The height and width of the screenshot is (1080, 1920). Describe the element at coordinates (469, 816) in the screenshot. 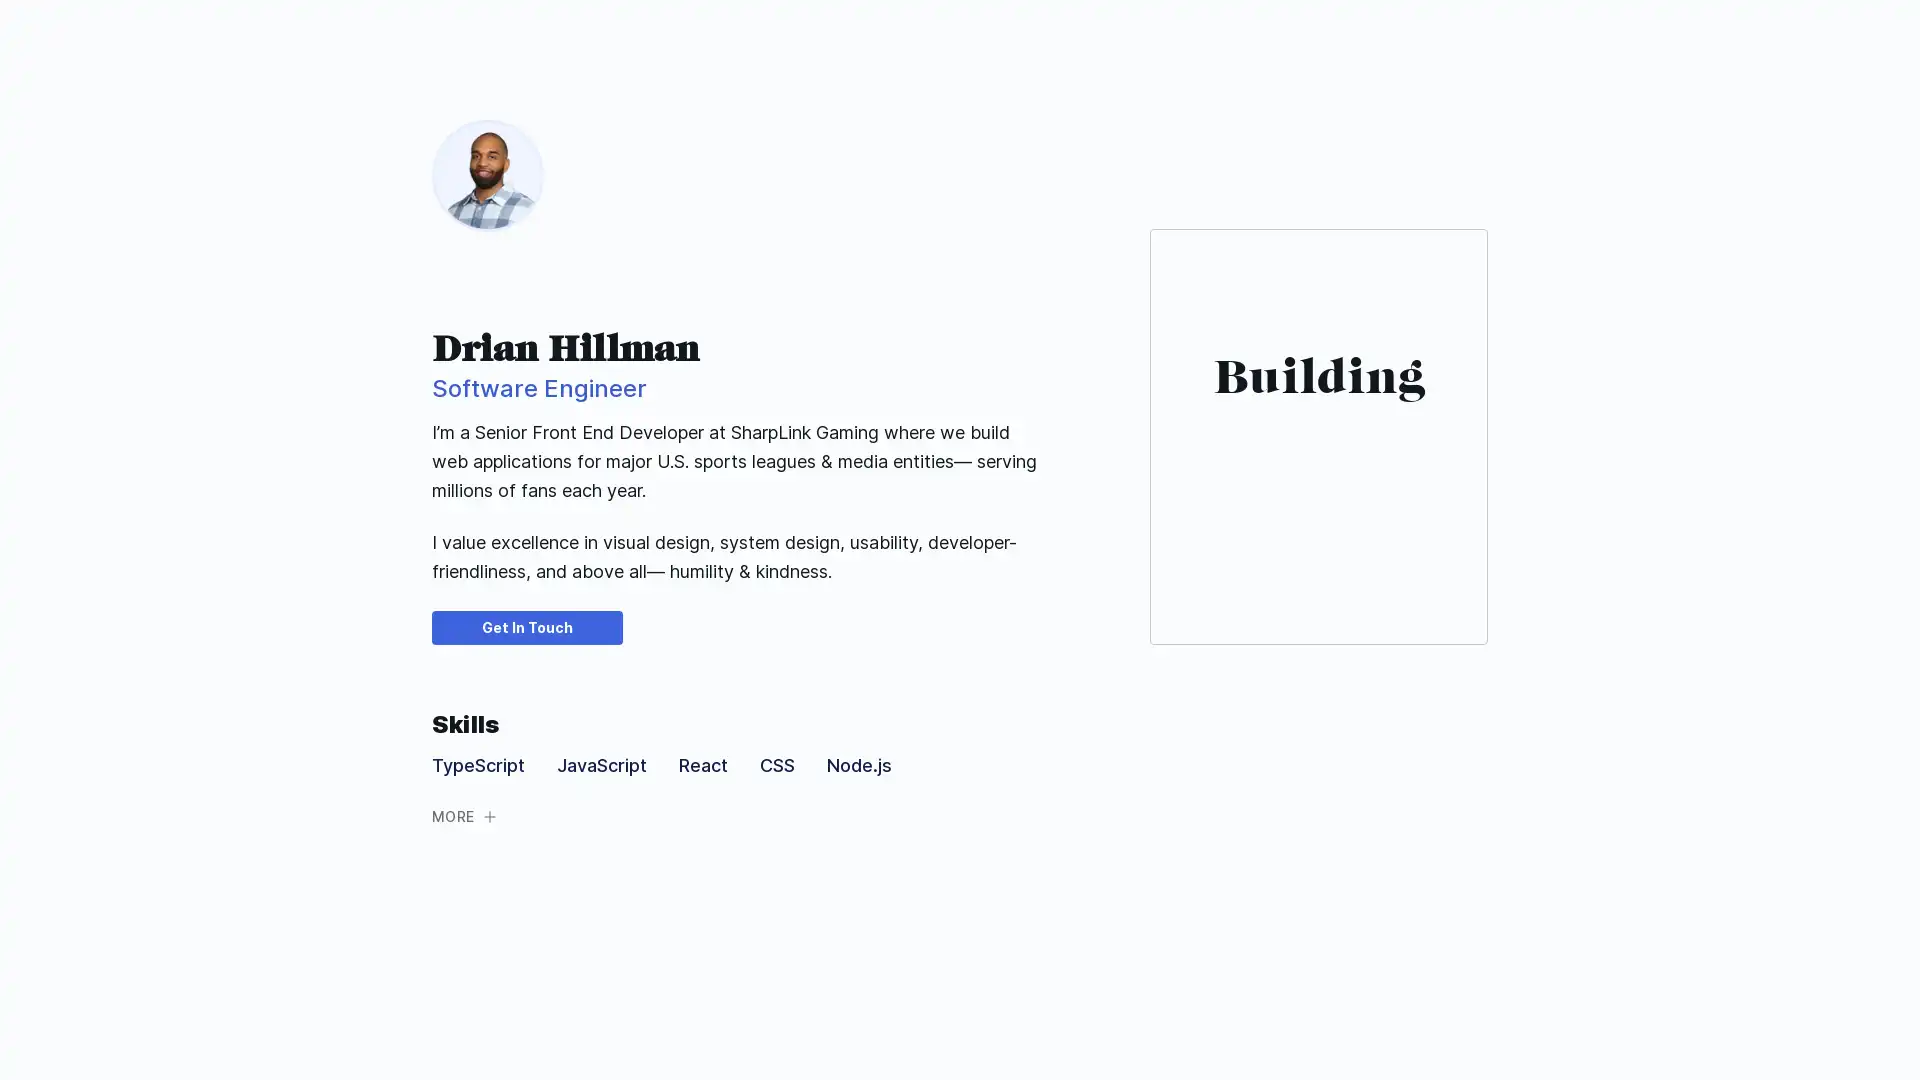

I see `MORE` at that location.